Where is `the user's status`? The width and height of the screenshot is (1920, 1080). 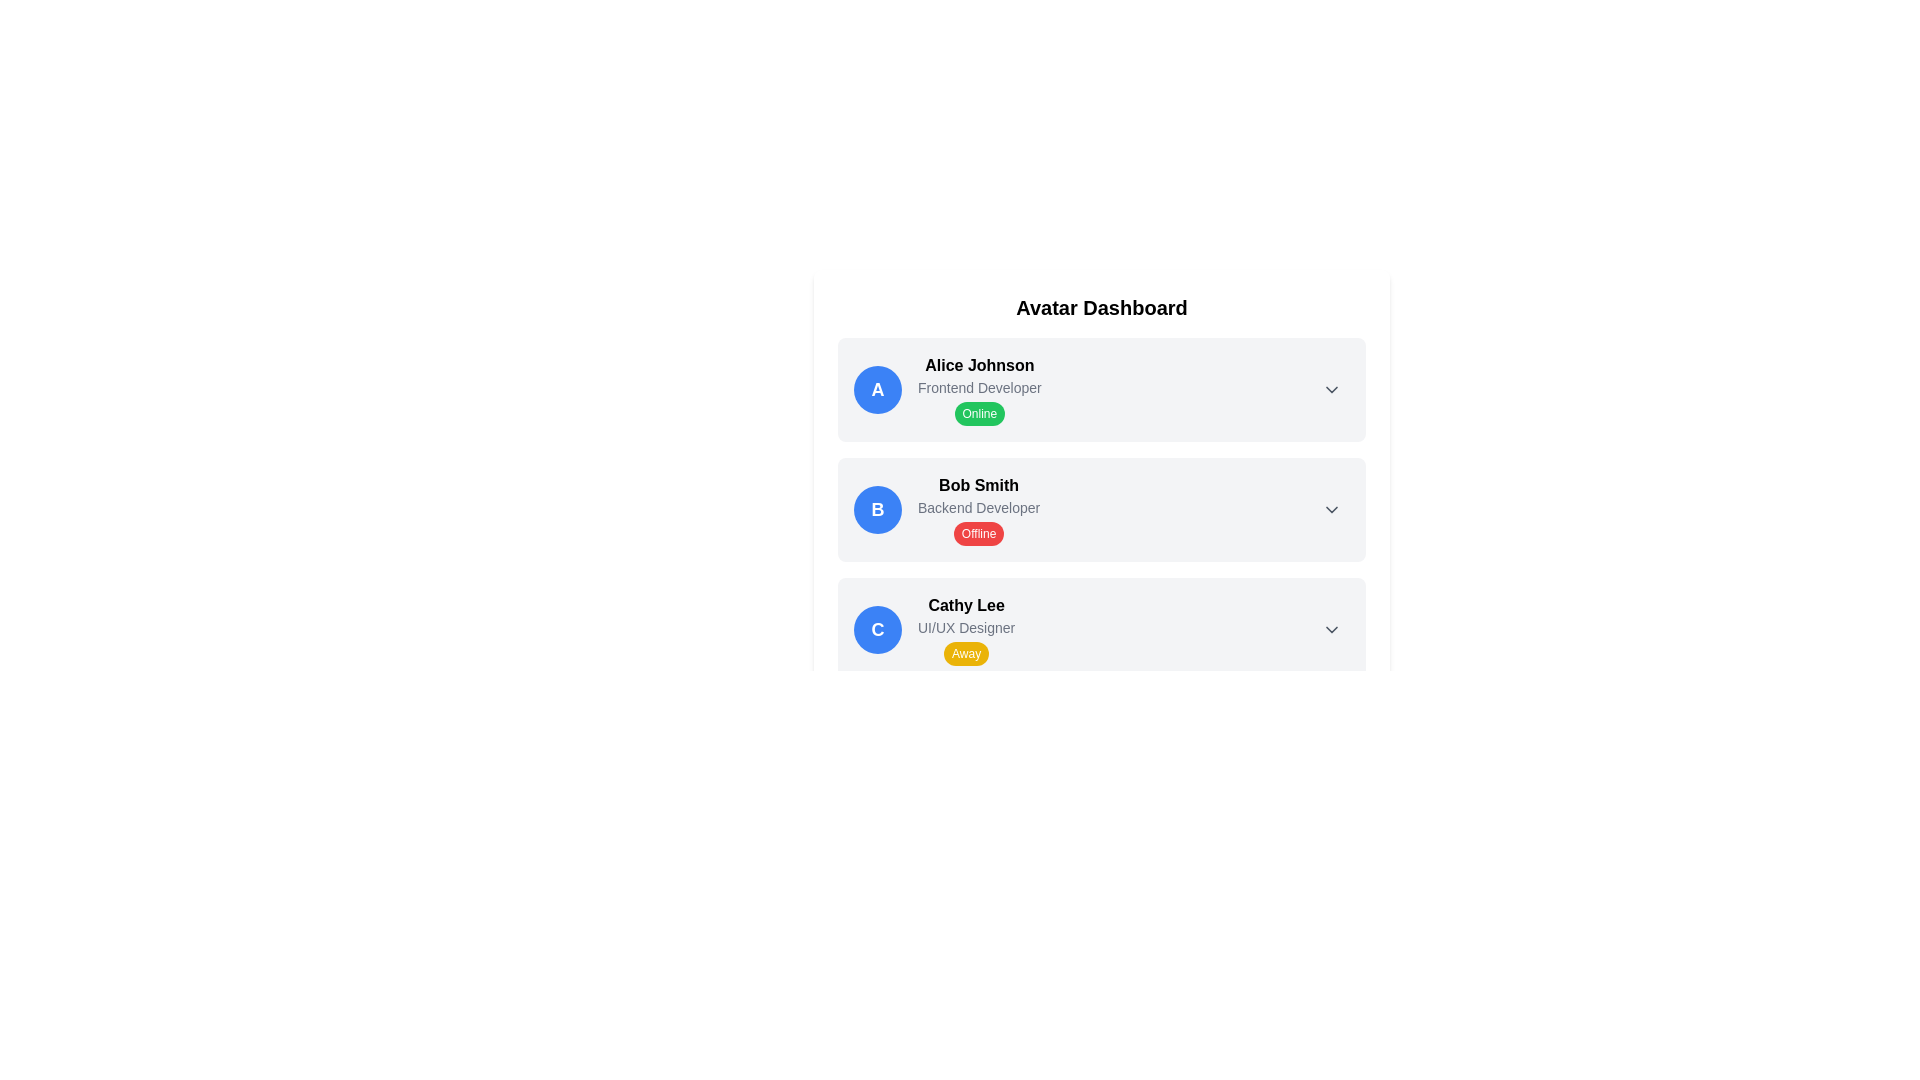
the user's status is located at coordinates (979, 389).